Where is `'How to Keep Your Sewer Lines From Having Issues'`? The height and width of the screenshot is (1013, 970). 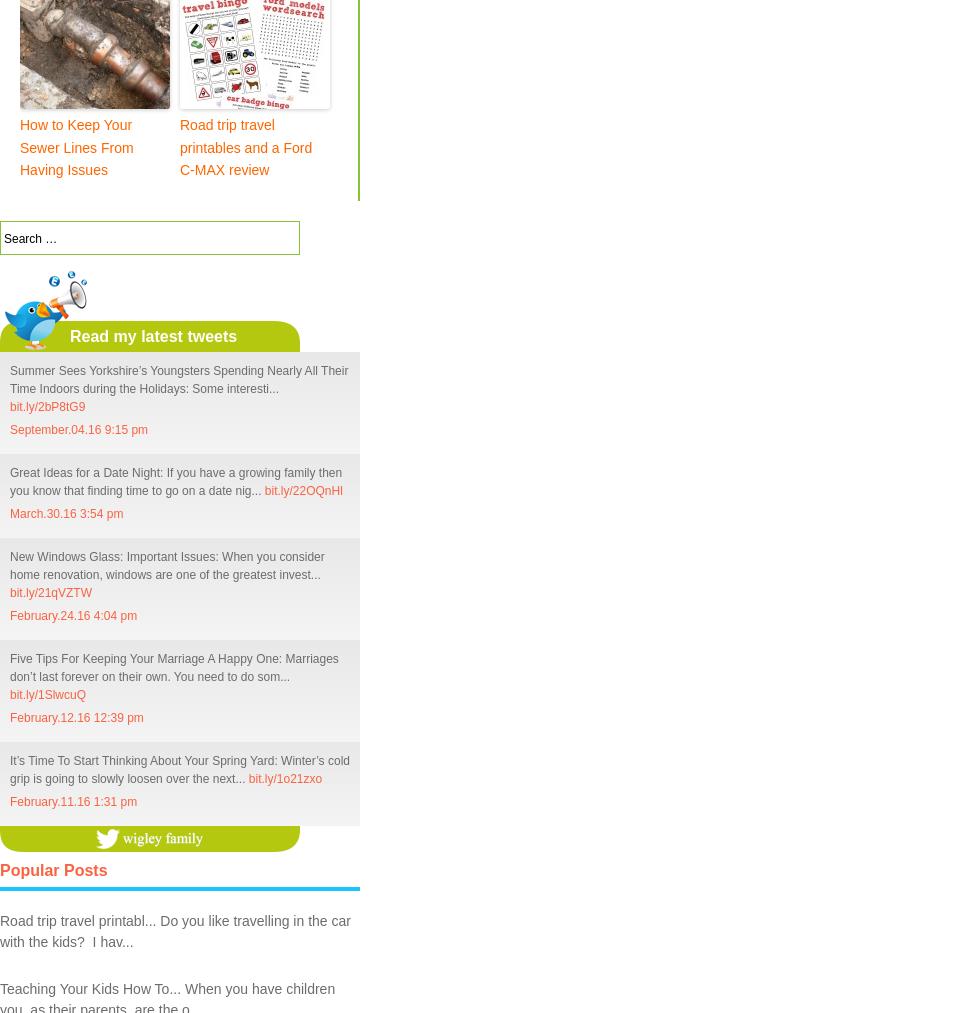 'How to Keep Your Sewer Lines From Having Issues' is located at coordinates (75, 146).